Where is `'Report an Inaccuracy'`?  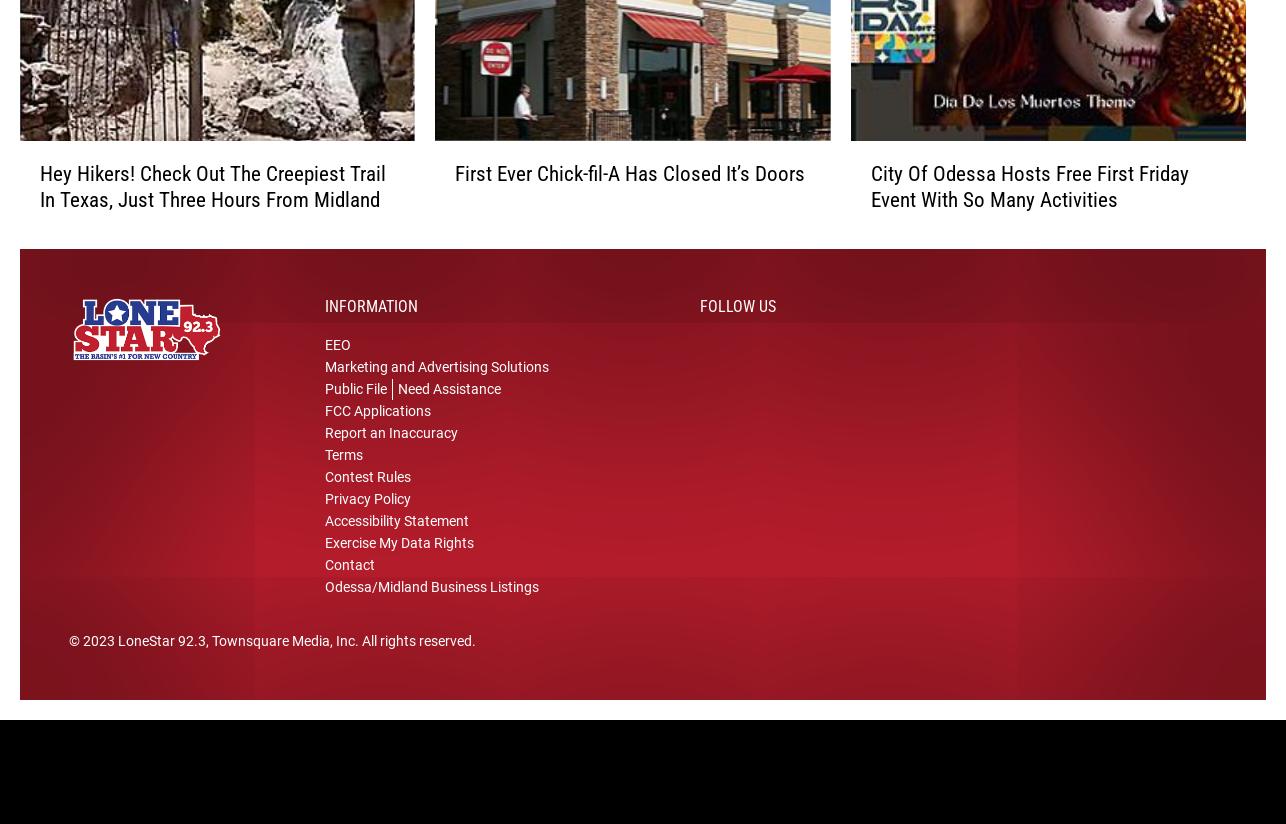
'Report an Inaccuracy' is located at coordinates (323, 449).